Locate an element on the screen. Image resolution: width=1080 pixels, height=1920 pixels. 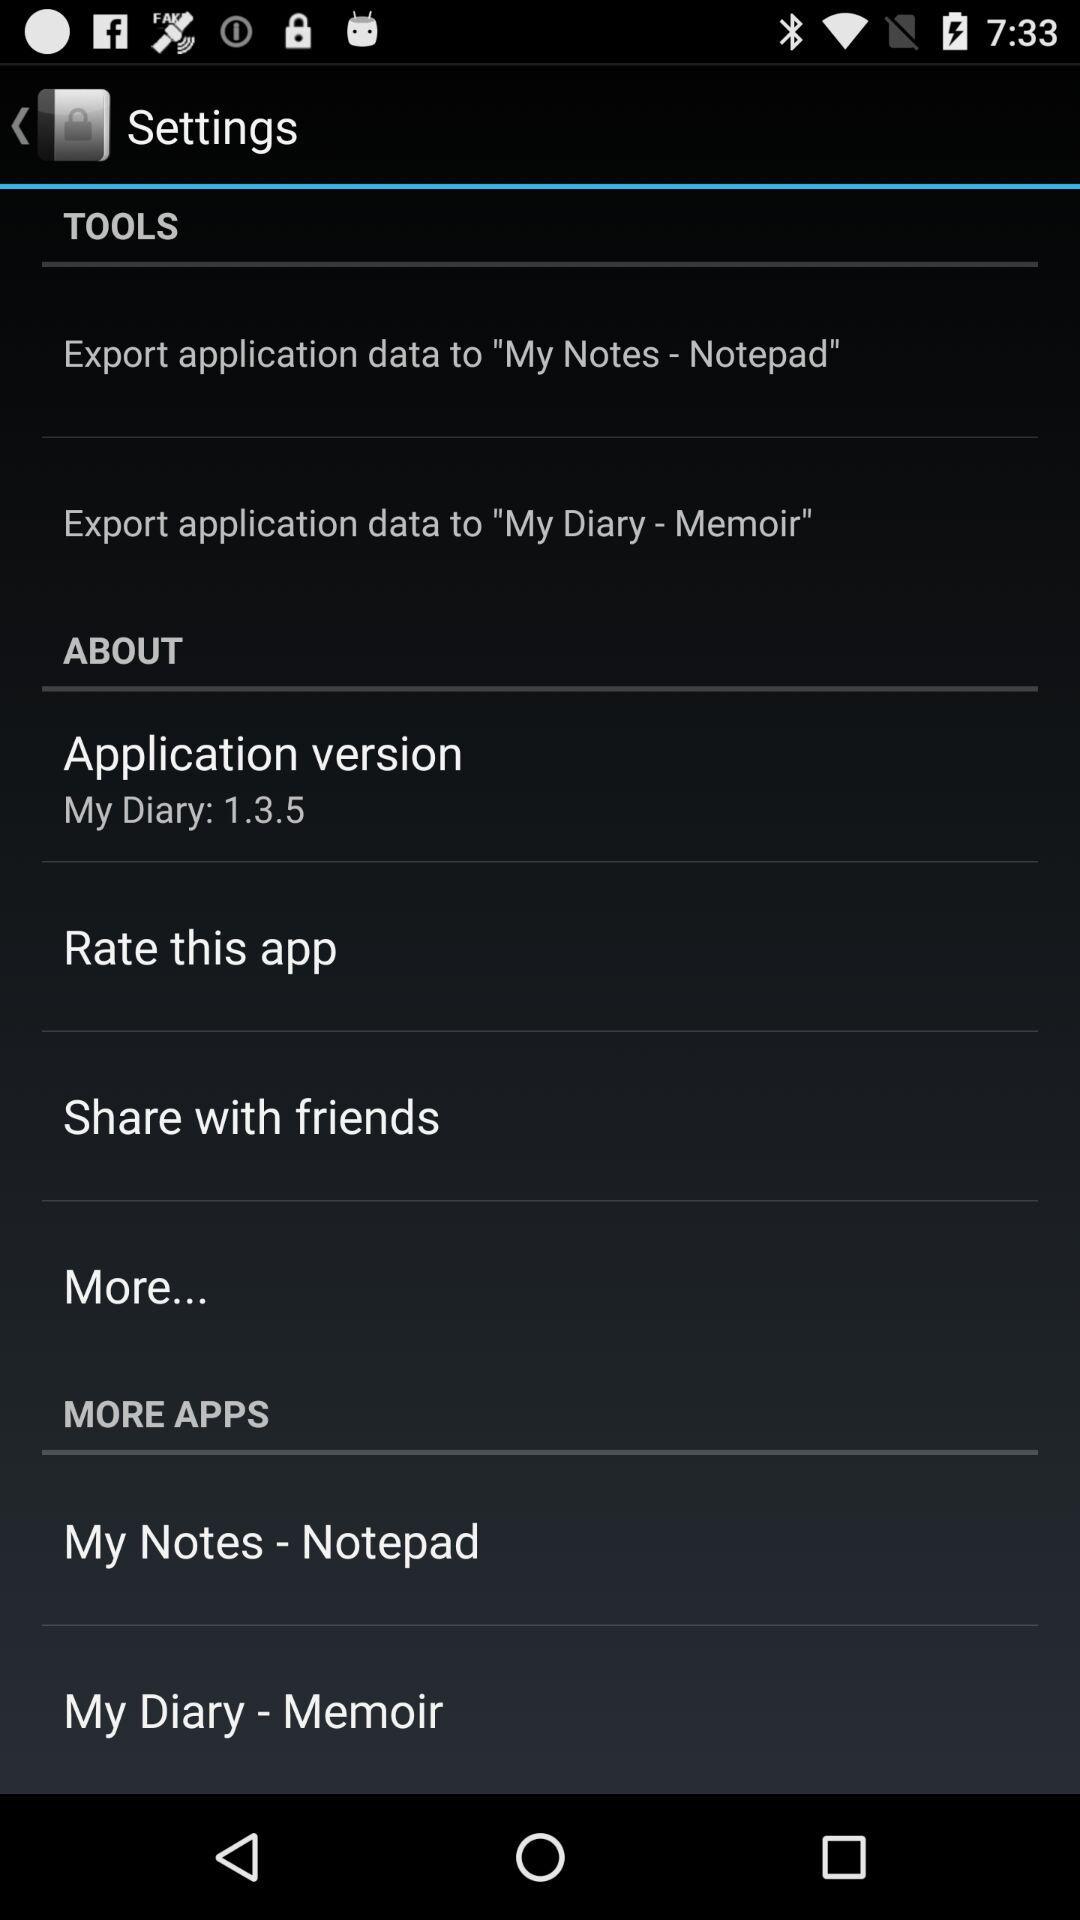
application version app is located at coordinates (262, 750).